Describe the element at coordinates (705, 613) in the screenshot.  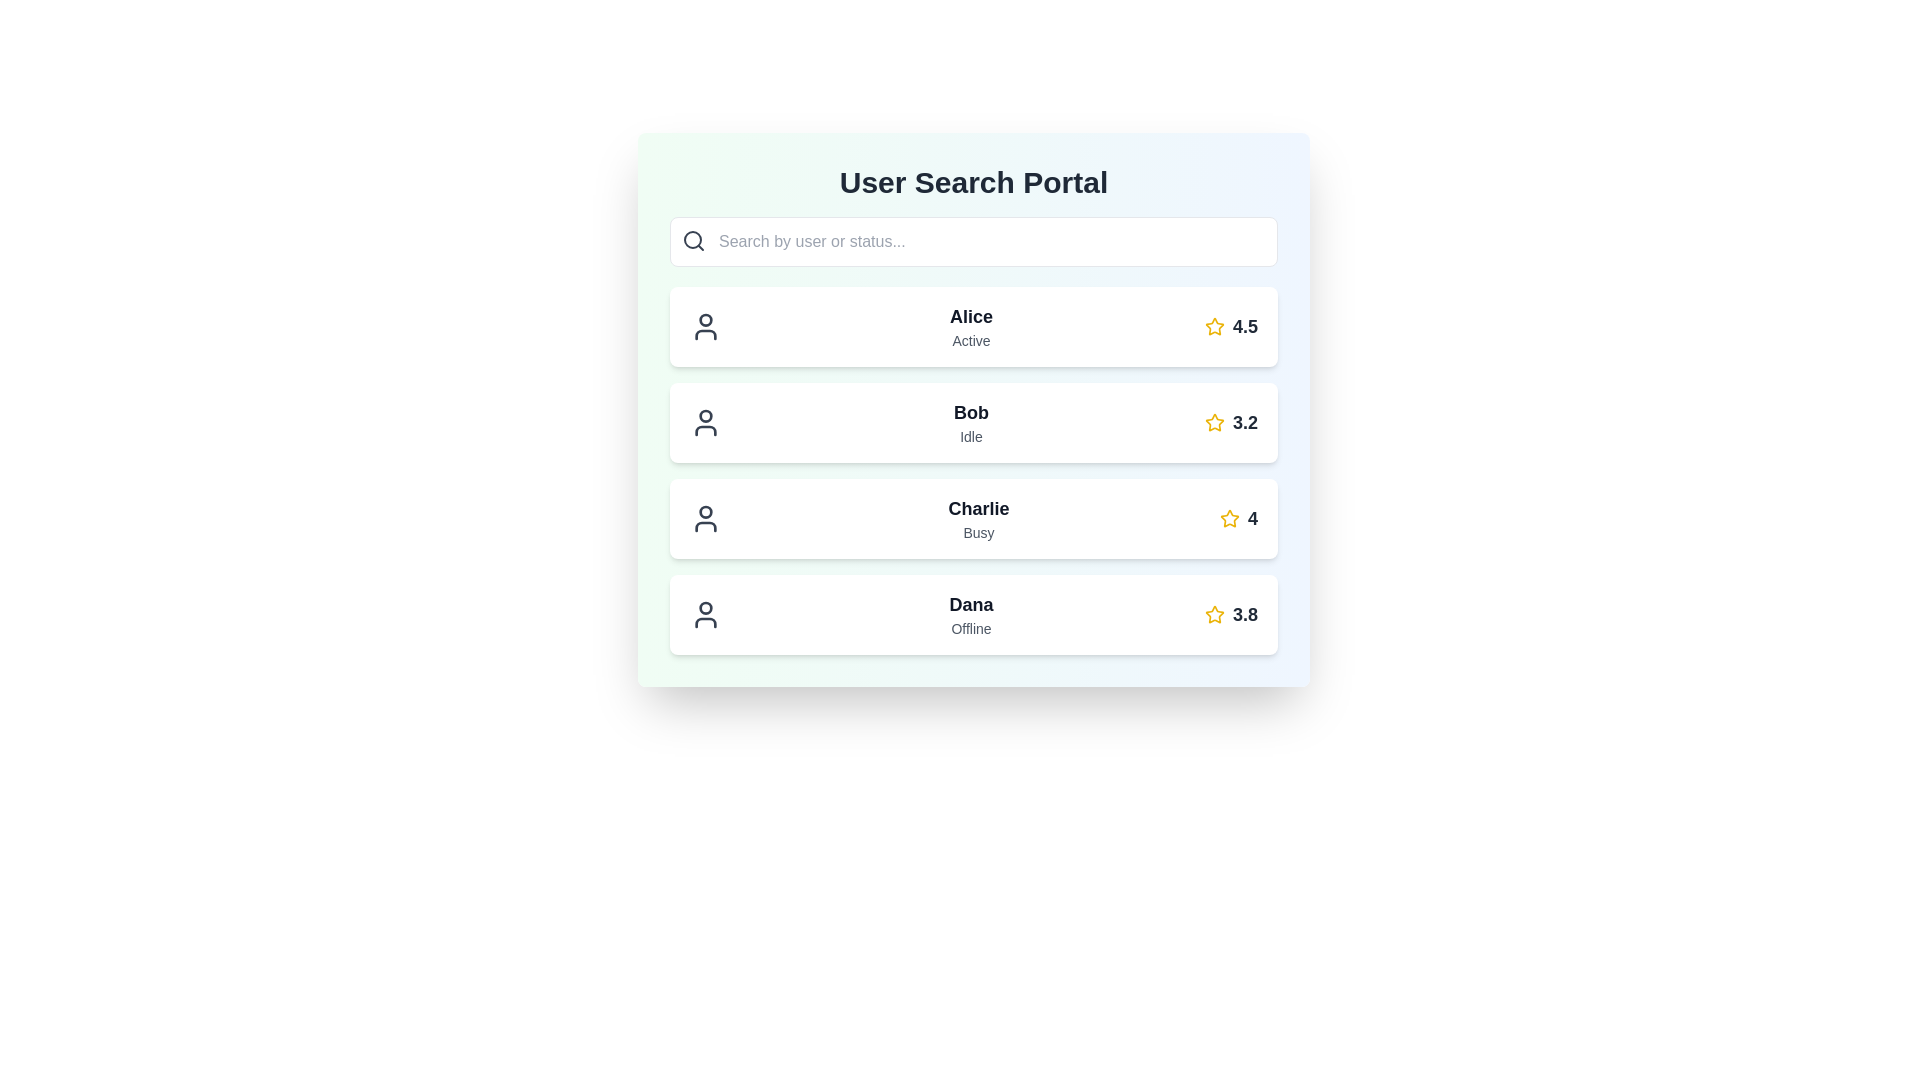
I see `the user icon element representing 'Dana', which is a minimalist, line-art styled SVG icon located at the far left of the row with the status 'Offline'` at that location.